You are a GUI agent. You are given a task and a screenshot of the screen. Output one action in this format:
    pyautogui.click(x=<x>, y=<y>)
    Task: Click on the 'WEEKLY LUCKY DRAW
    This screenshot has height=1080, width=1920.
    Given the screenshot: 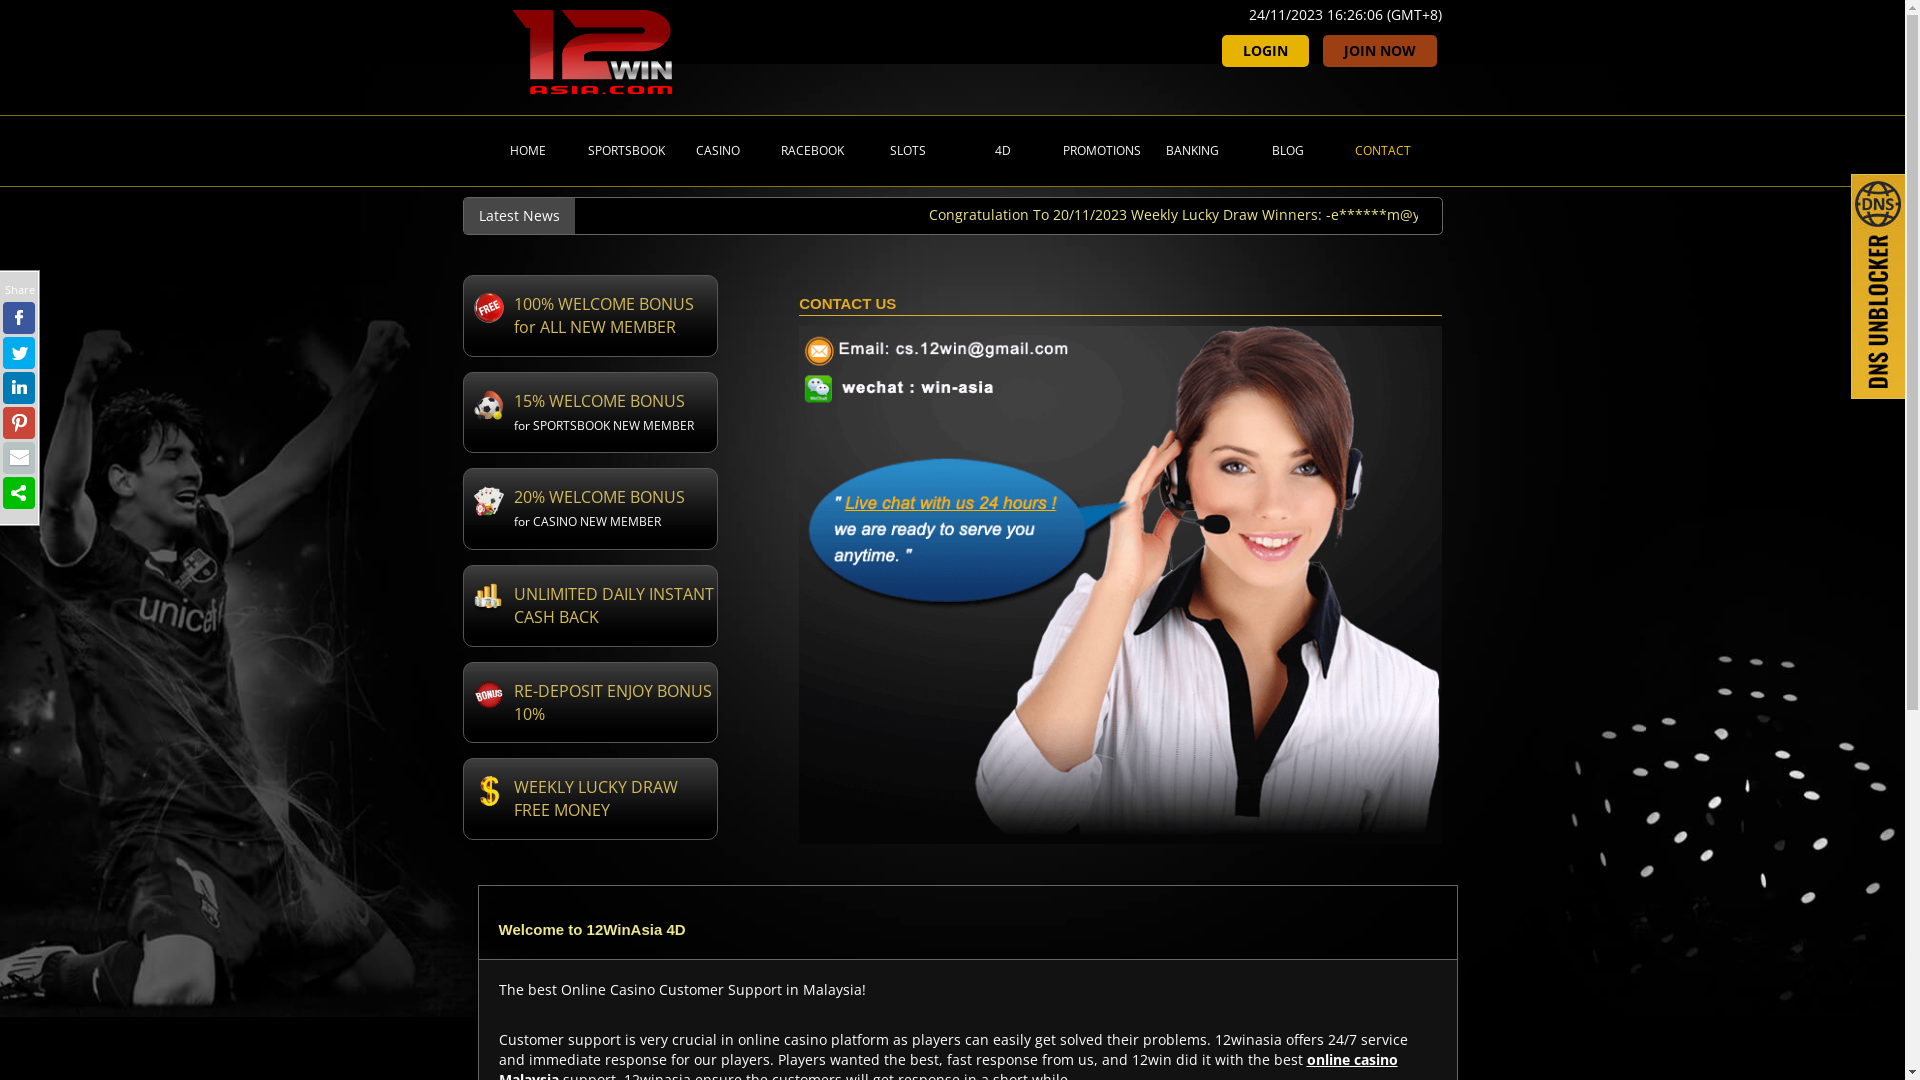 What is the action you would take?
    pyautogui.click(x=588, y=797)
    